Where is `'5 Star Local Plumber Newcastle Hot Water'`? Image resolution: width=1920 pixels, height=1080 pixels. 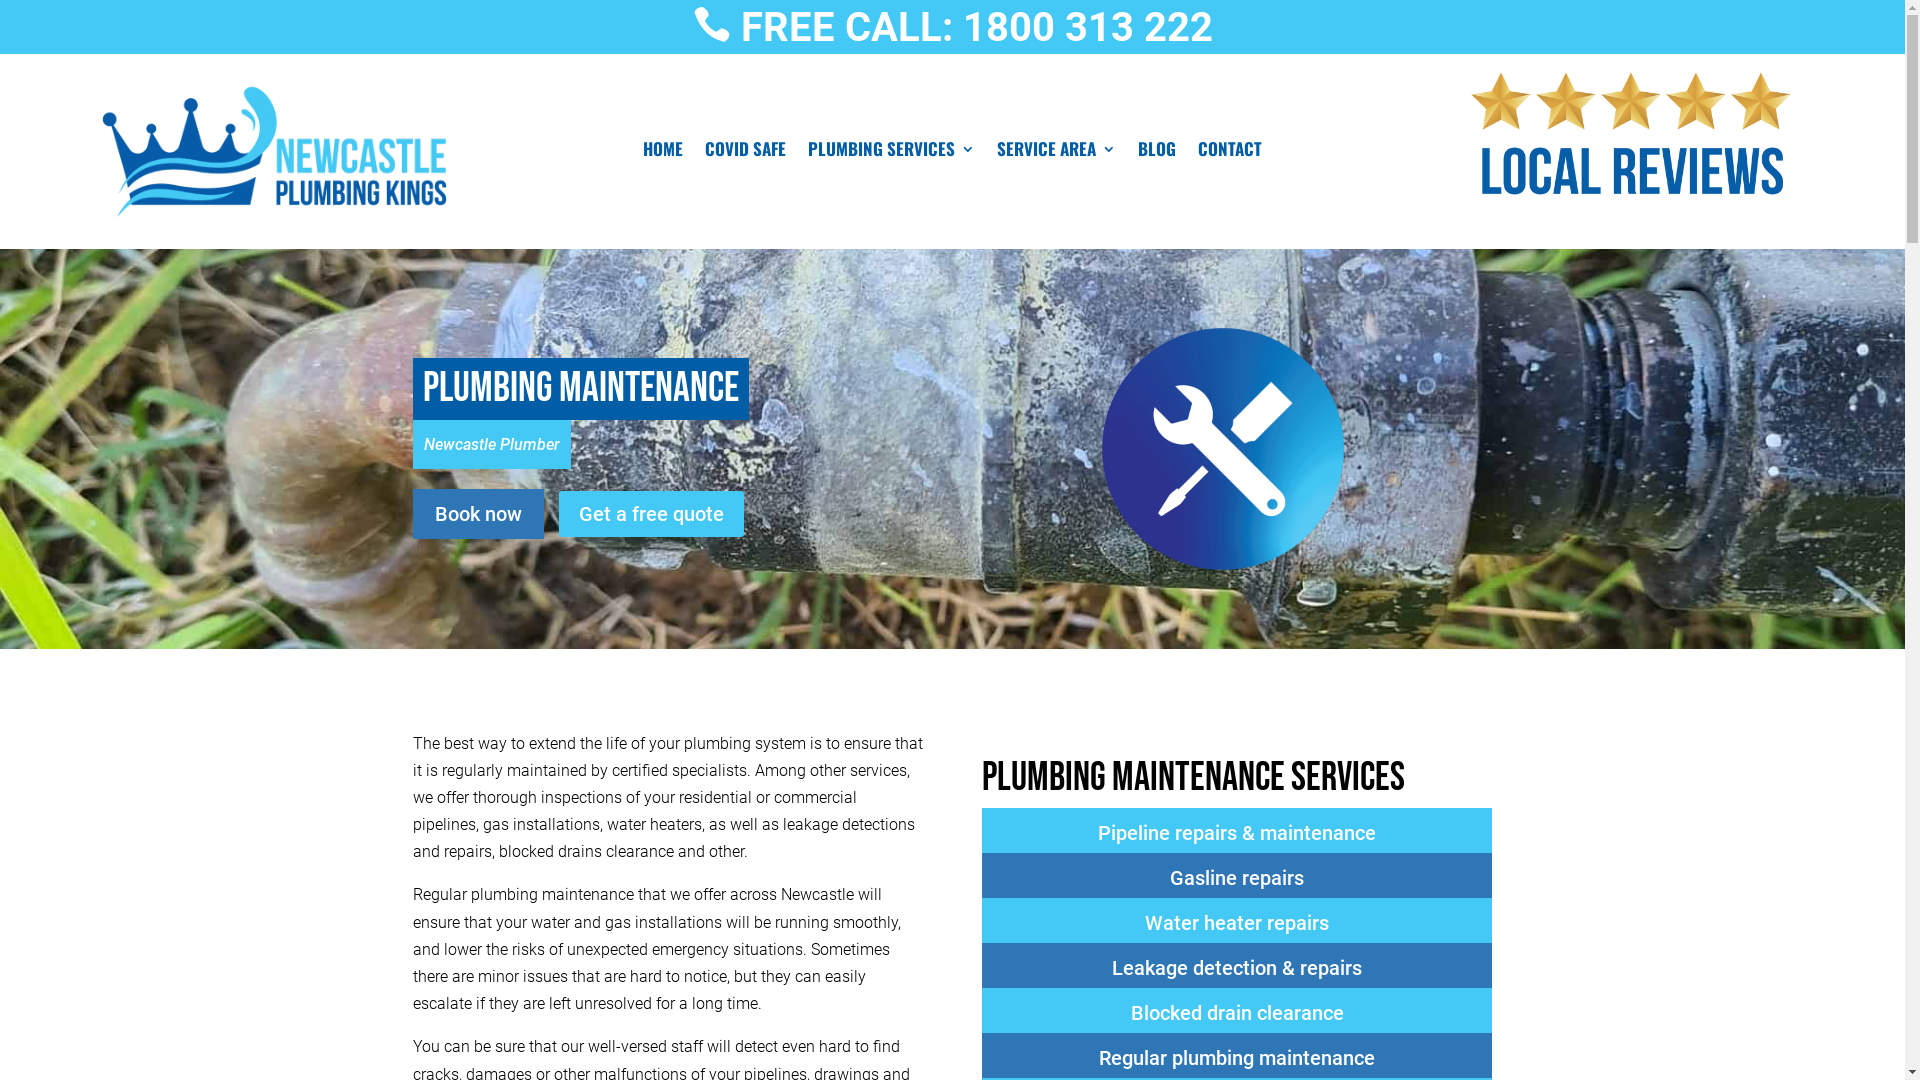
'5 Star Local Plumber Newcastle Hot Water' is located at coordinates (1631, 135).